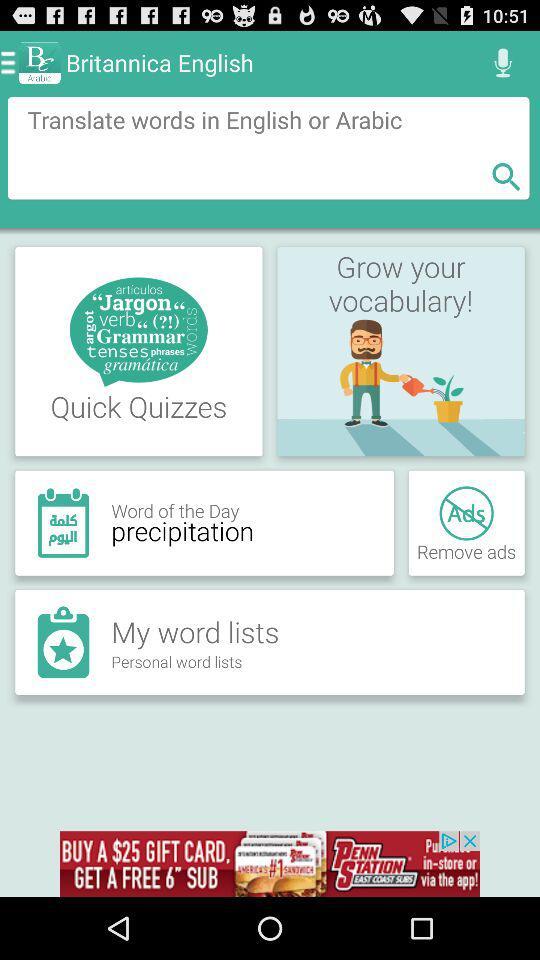 The width and height of the screenshot is (540, 960). What do you see at coordinates (270, 863) in the screenshot?
I see `advertisement` at bounding box center [270, 863].